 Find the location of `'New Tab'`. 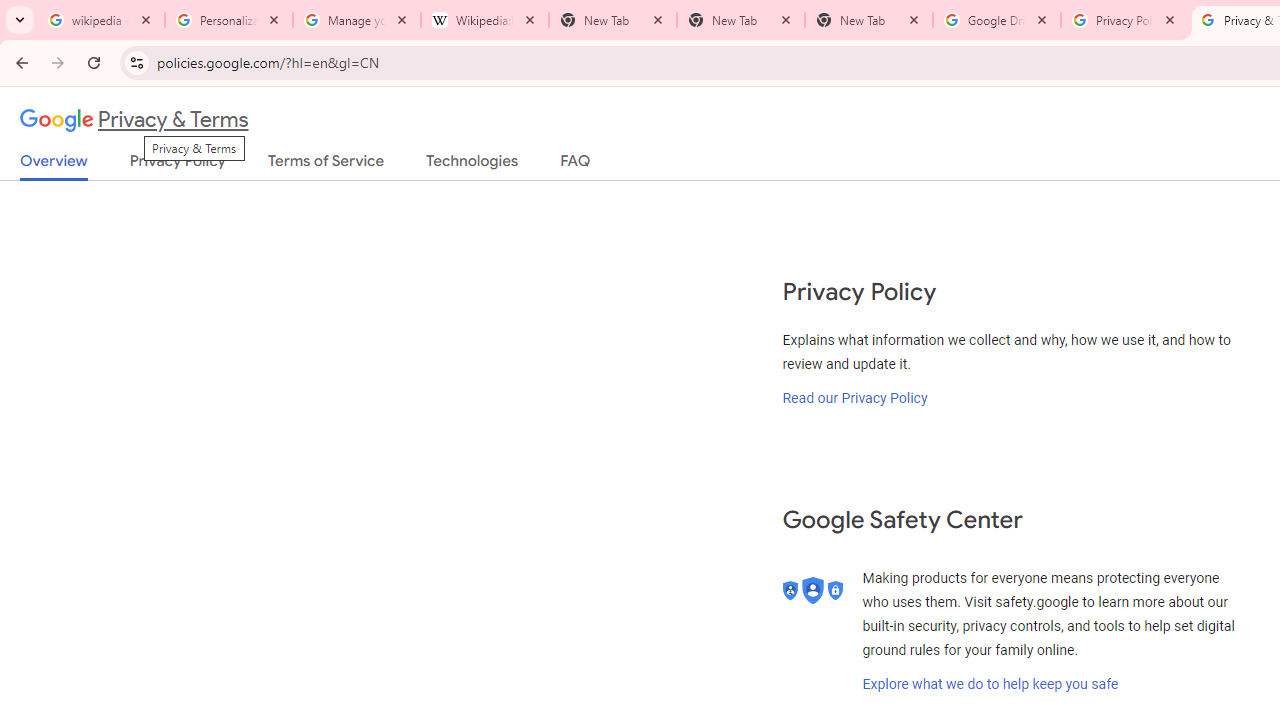

'New Tab' is located at coordinates (869, 20).